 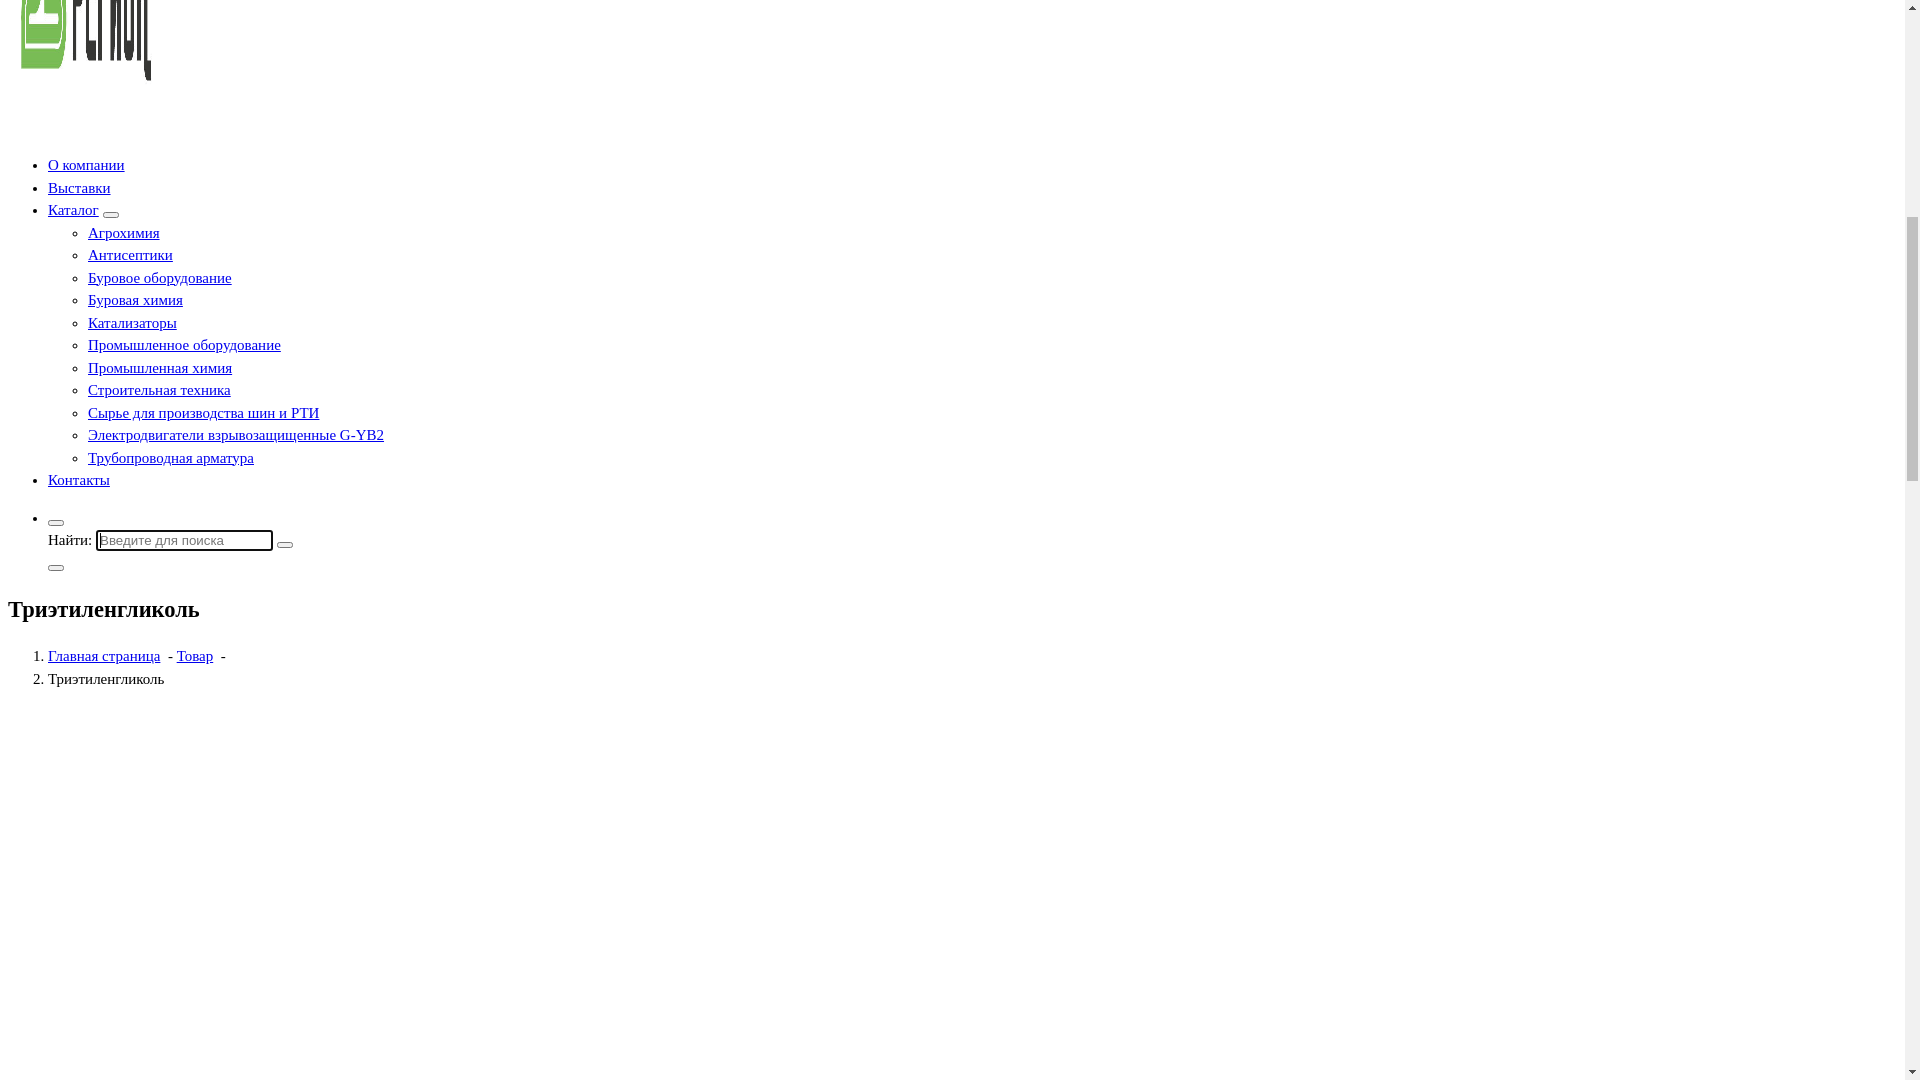 I want to click on '+ 7 984 197 77 47', so click(x=62, y=63).